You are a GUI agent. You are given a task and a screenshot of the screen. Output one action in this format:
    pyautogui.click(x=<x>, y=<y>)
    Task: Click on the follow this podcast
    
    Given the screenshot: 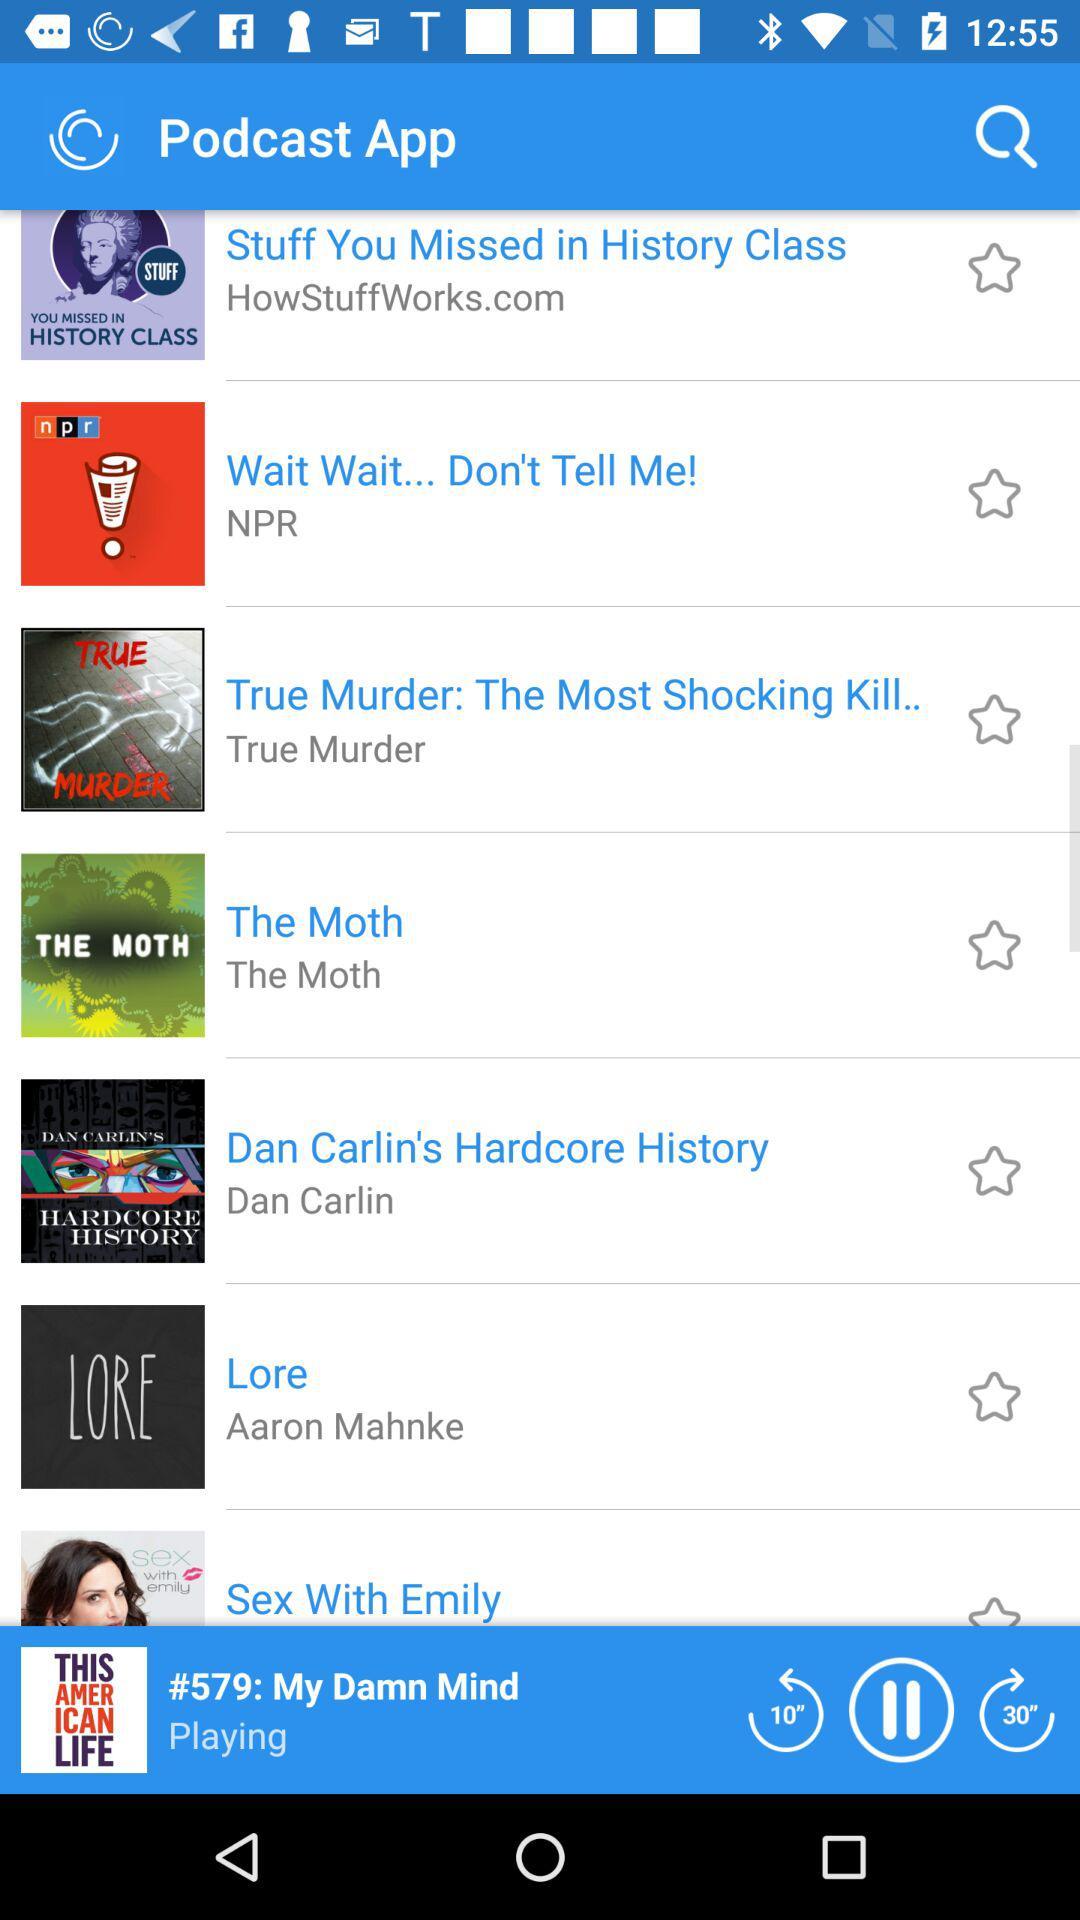 What is the action you would take?
    pyautogui.click(x=994, y=1395)
    